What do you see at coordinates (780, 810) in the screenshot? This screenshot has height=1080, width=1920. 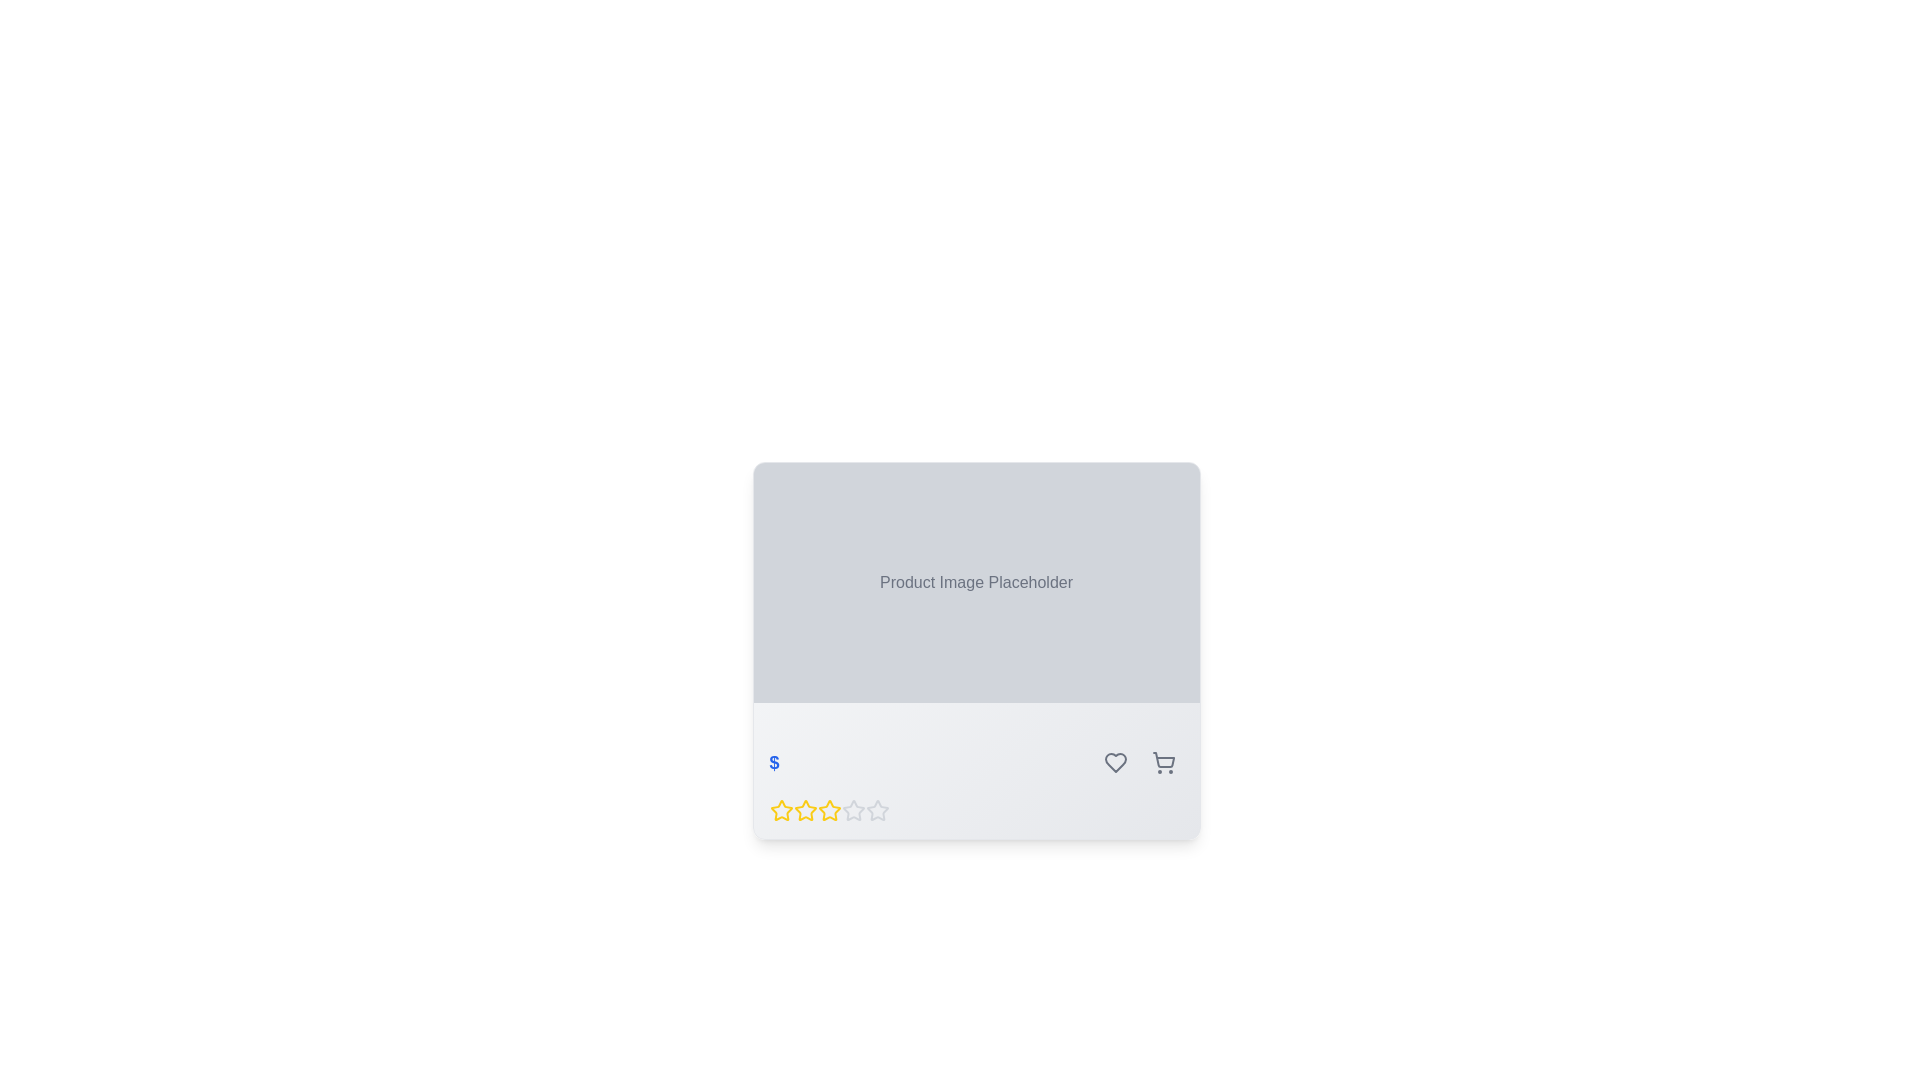 I see `the first star icon in the rating system to assign or change a rating` at bounding box center [780, 810].